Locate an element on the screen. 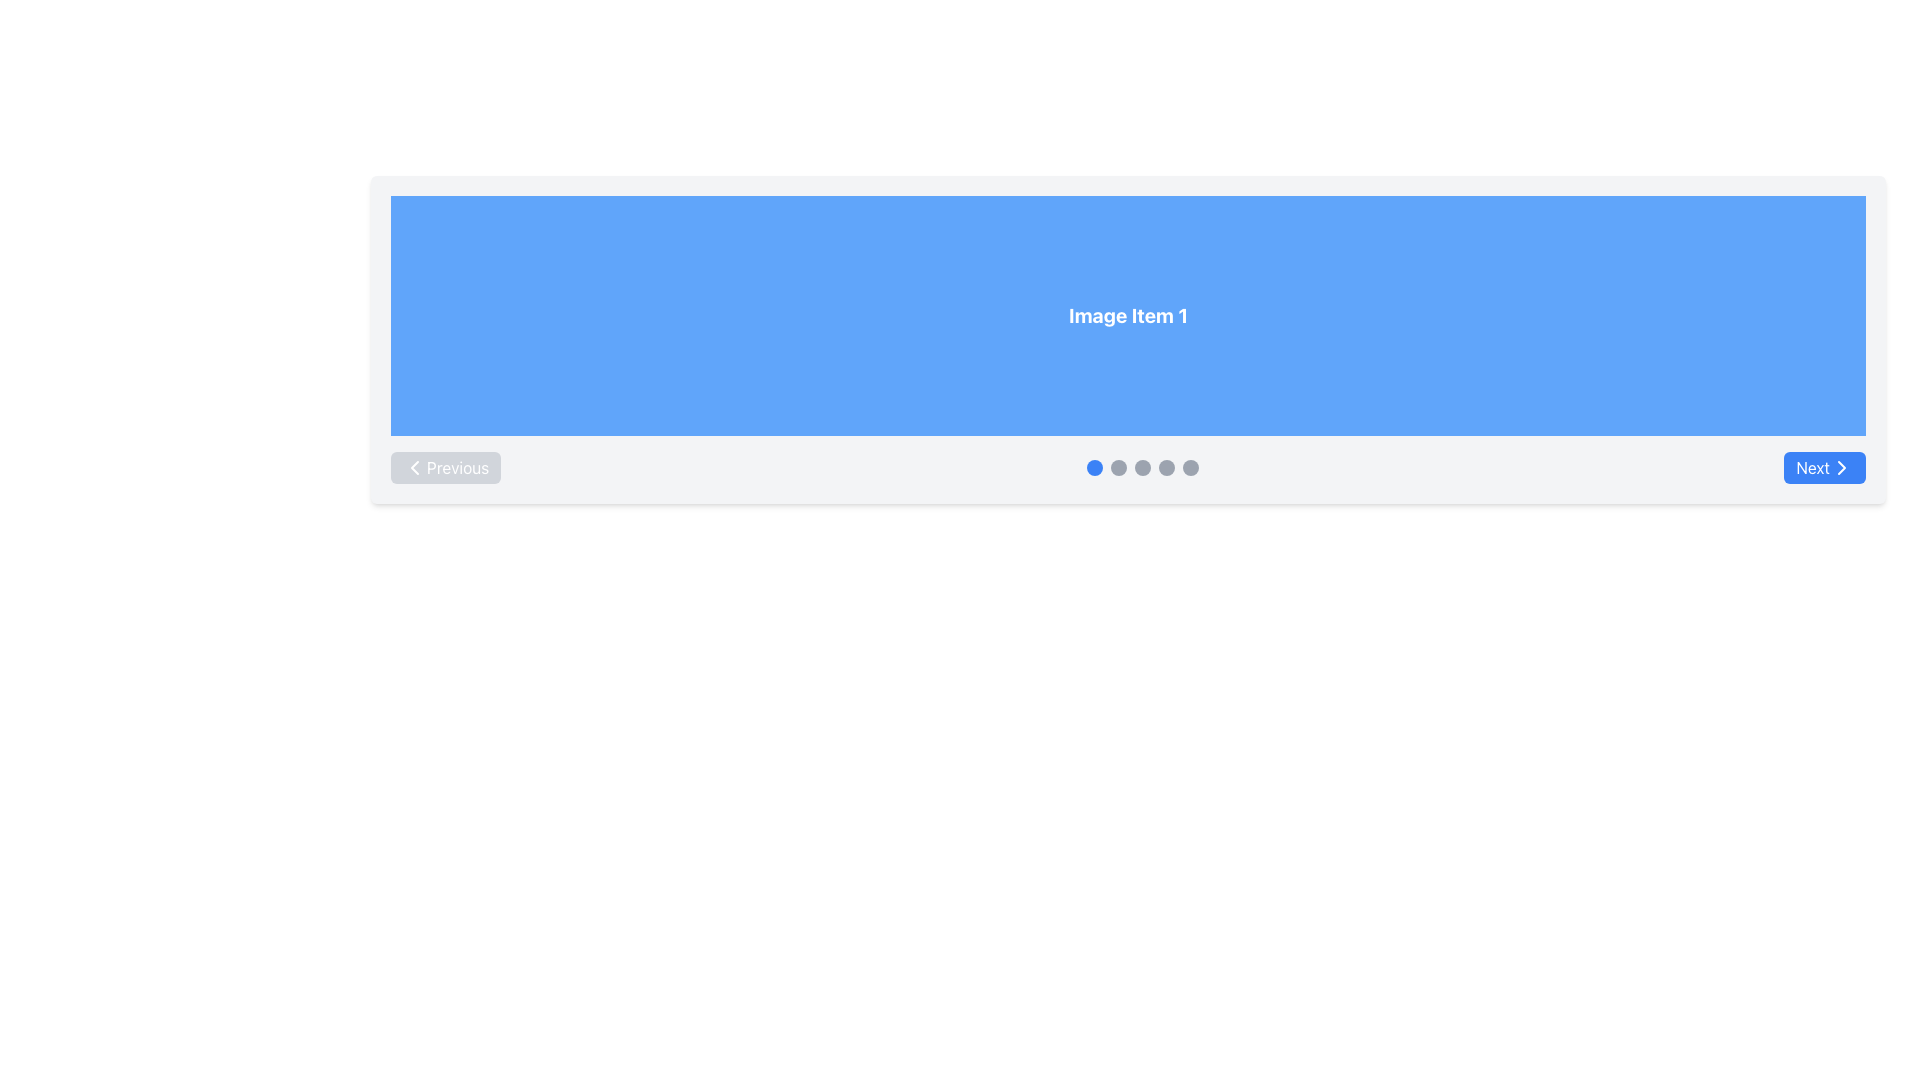  the circular indicator in the pagination control is located at coordinates (1128, 467).